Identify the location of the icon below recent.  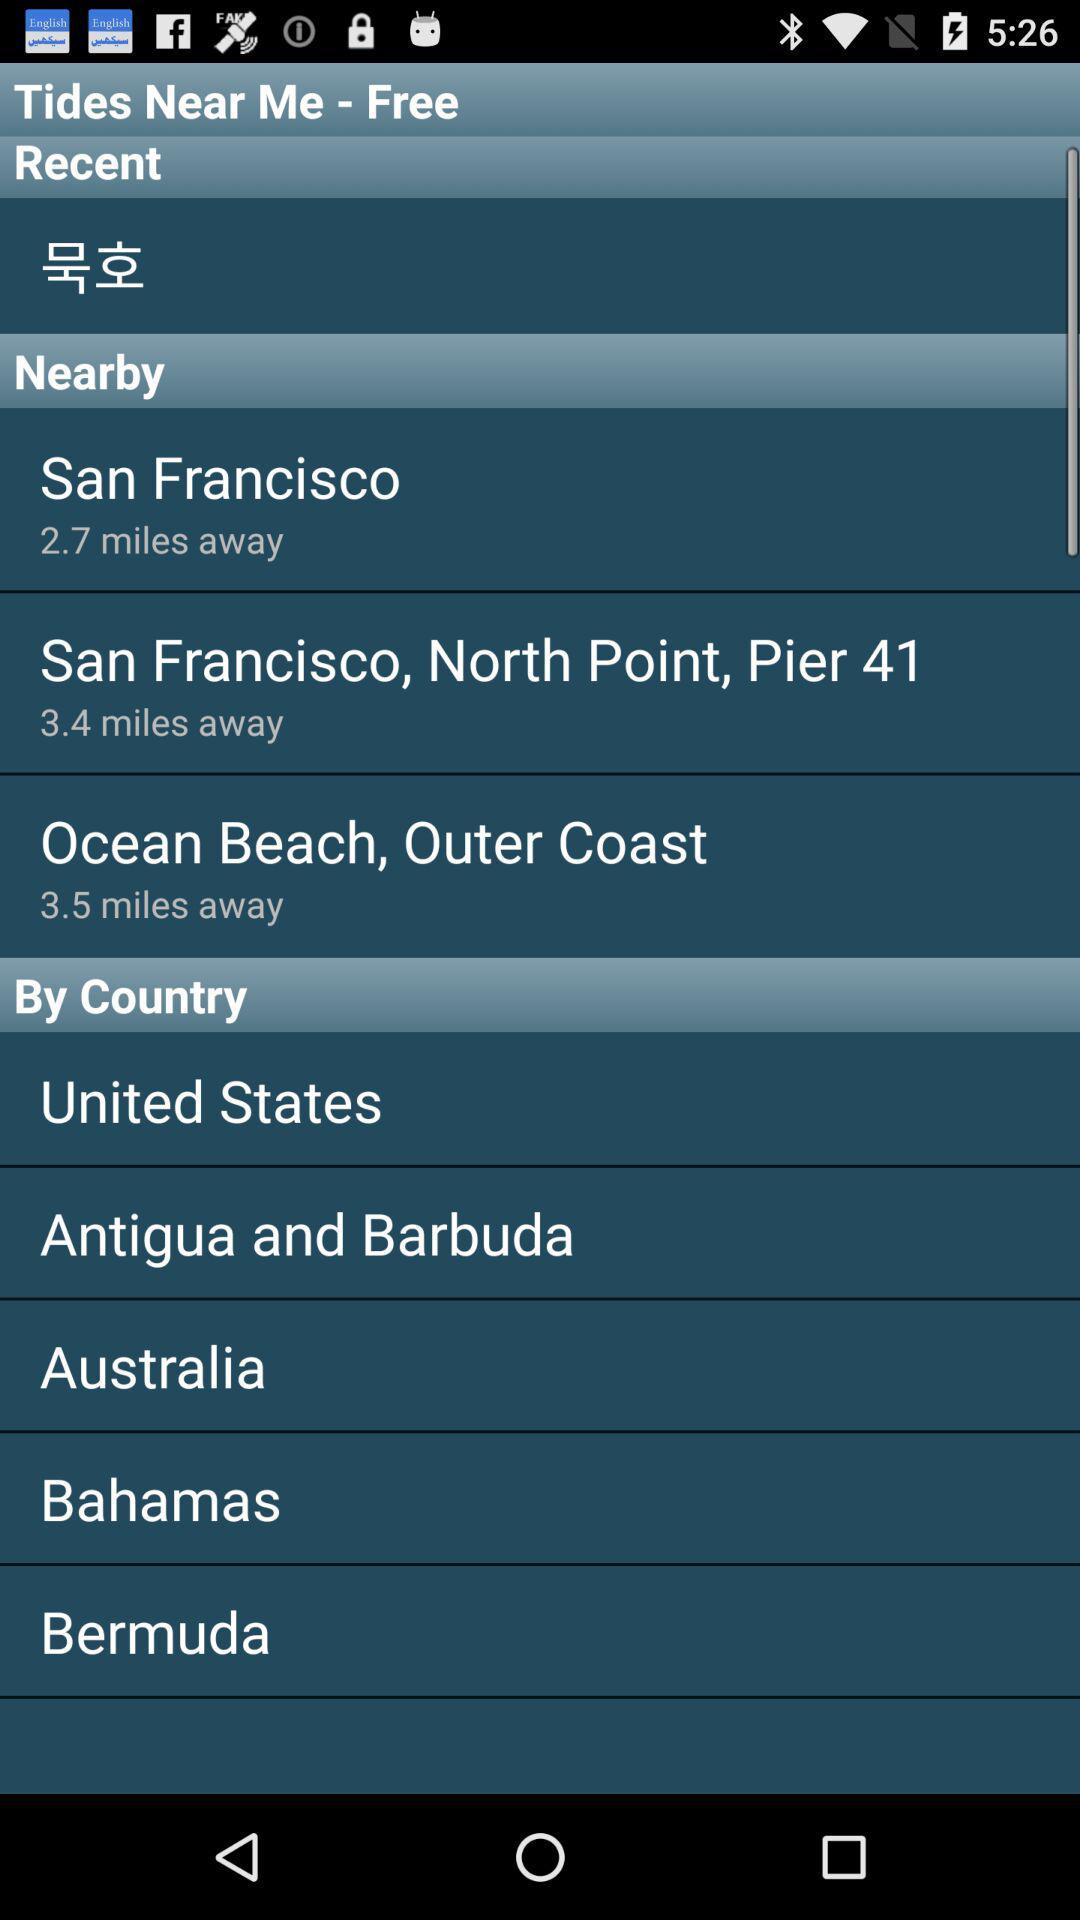
(540, 264).